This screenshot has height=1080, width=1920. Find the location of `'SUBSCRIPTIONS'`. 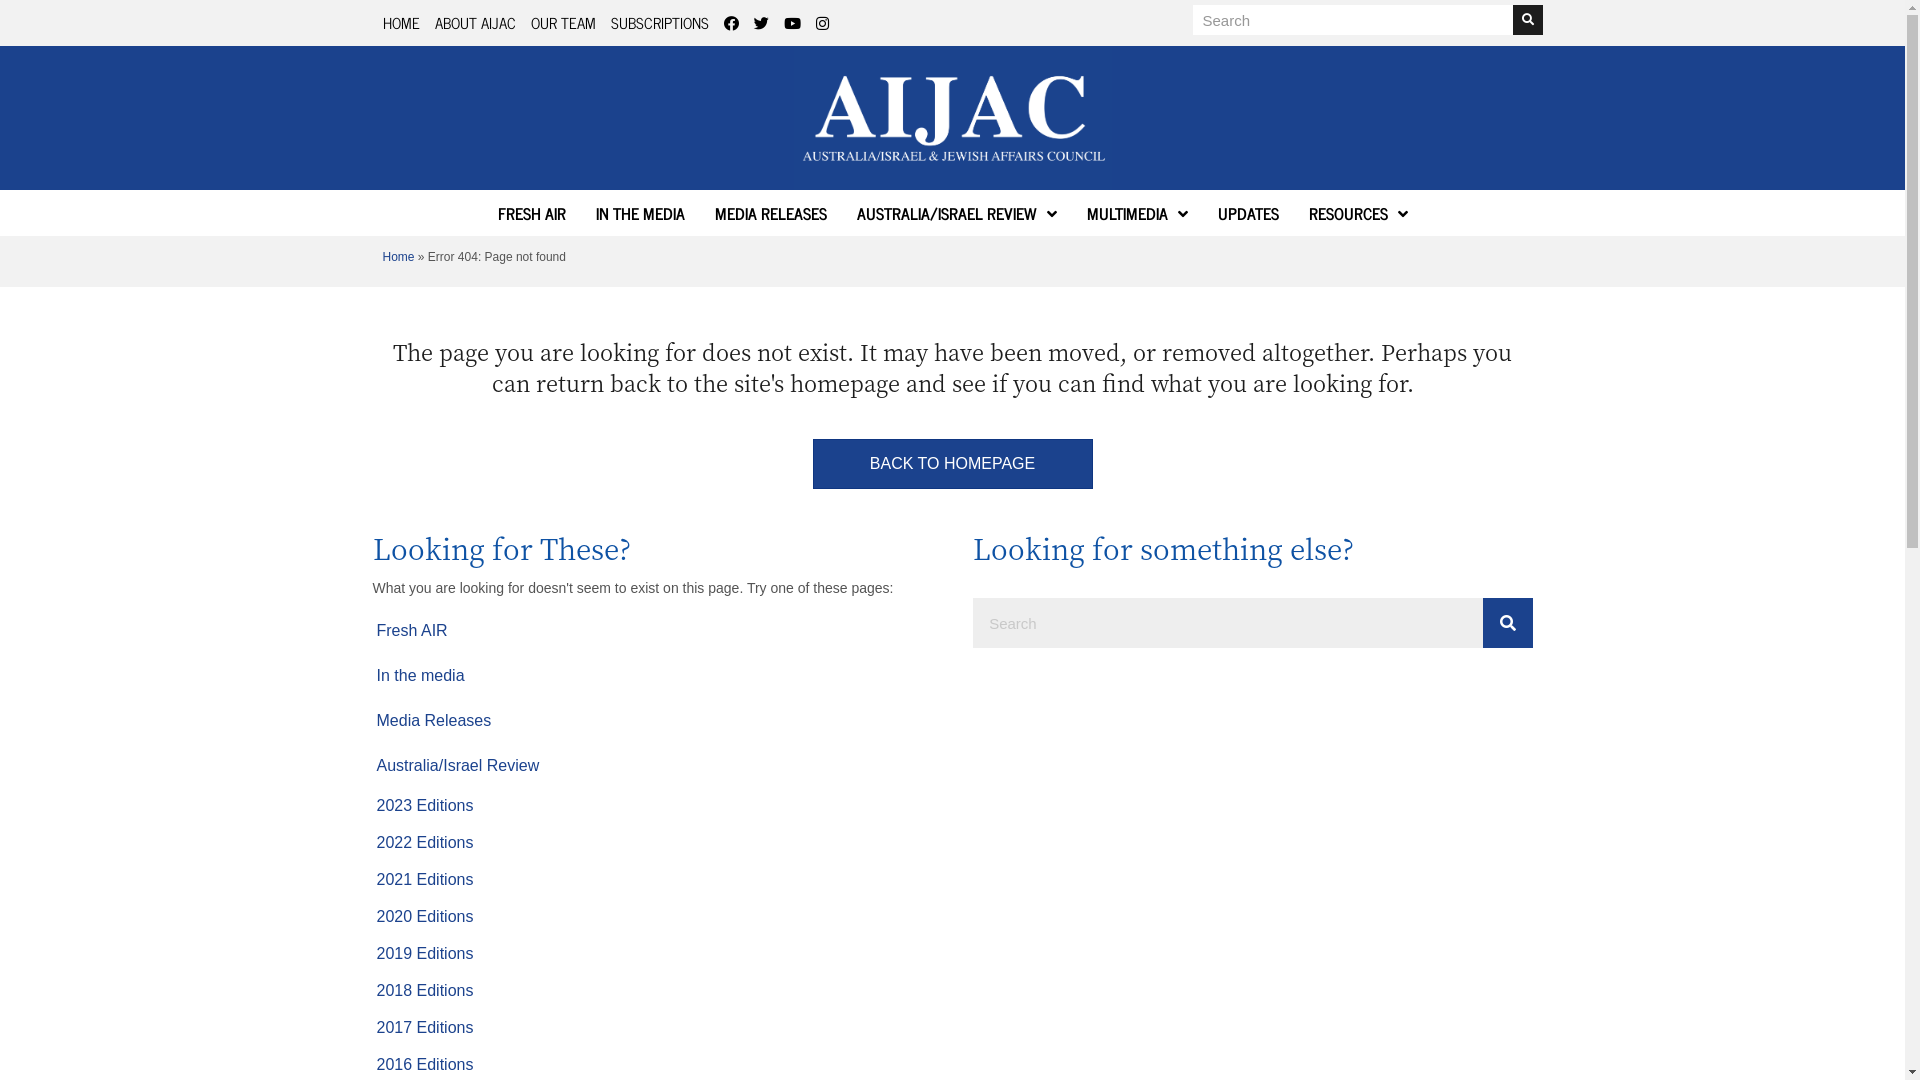

'SUBSCRIPTIONS' is located at coordinates (658, 22).